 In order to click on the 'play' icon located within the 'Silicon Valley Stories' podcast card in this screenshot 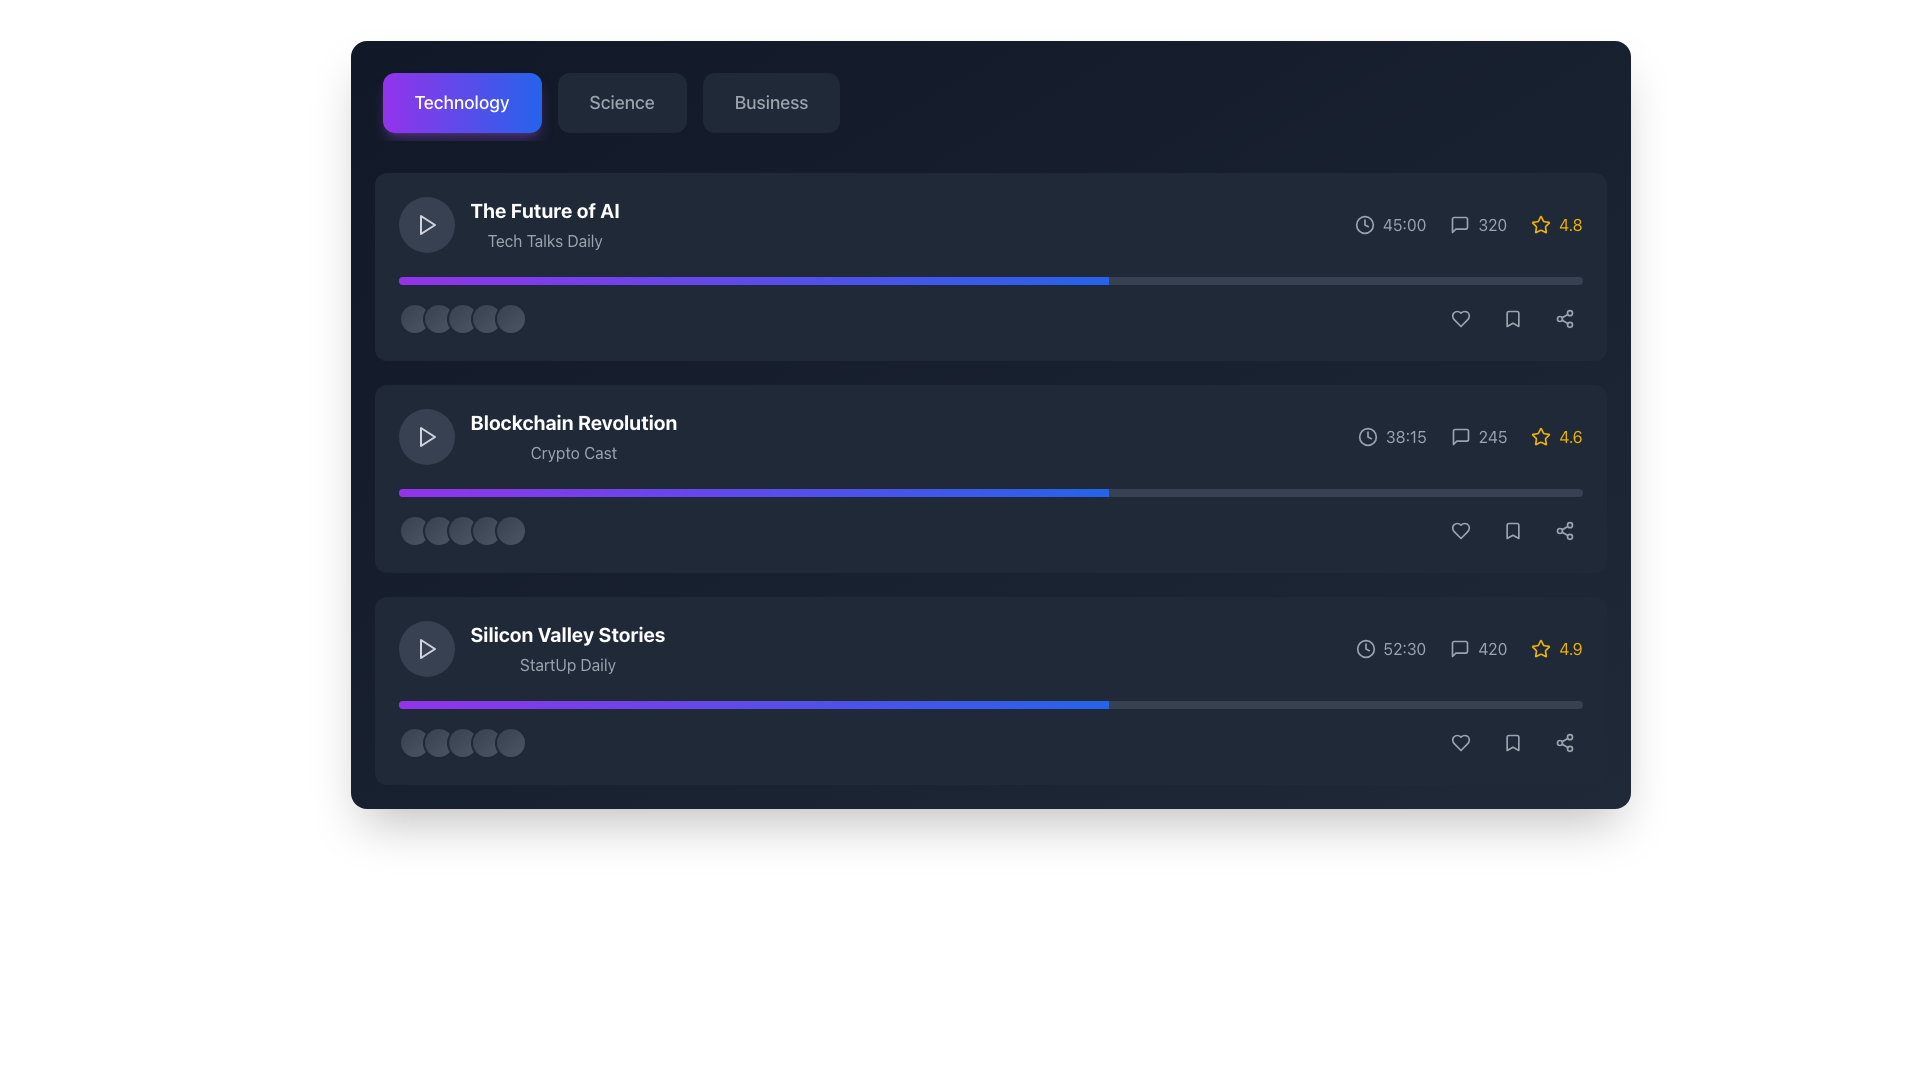, I will do `click(426, 648)`.